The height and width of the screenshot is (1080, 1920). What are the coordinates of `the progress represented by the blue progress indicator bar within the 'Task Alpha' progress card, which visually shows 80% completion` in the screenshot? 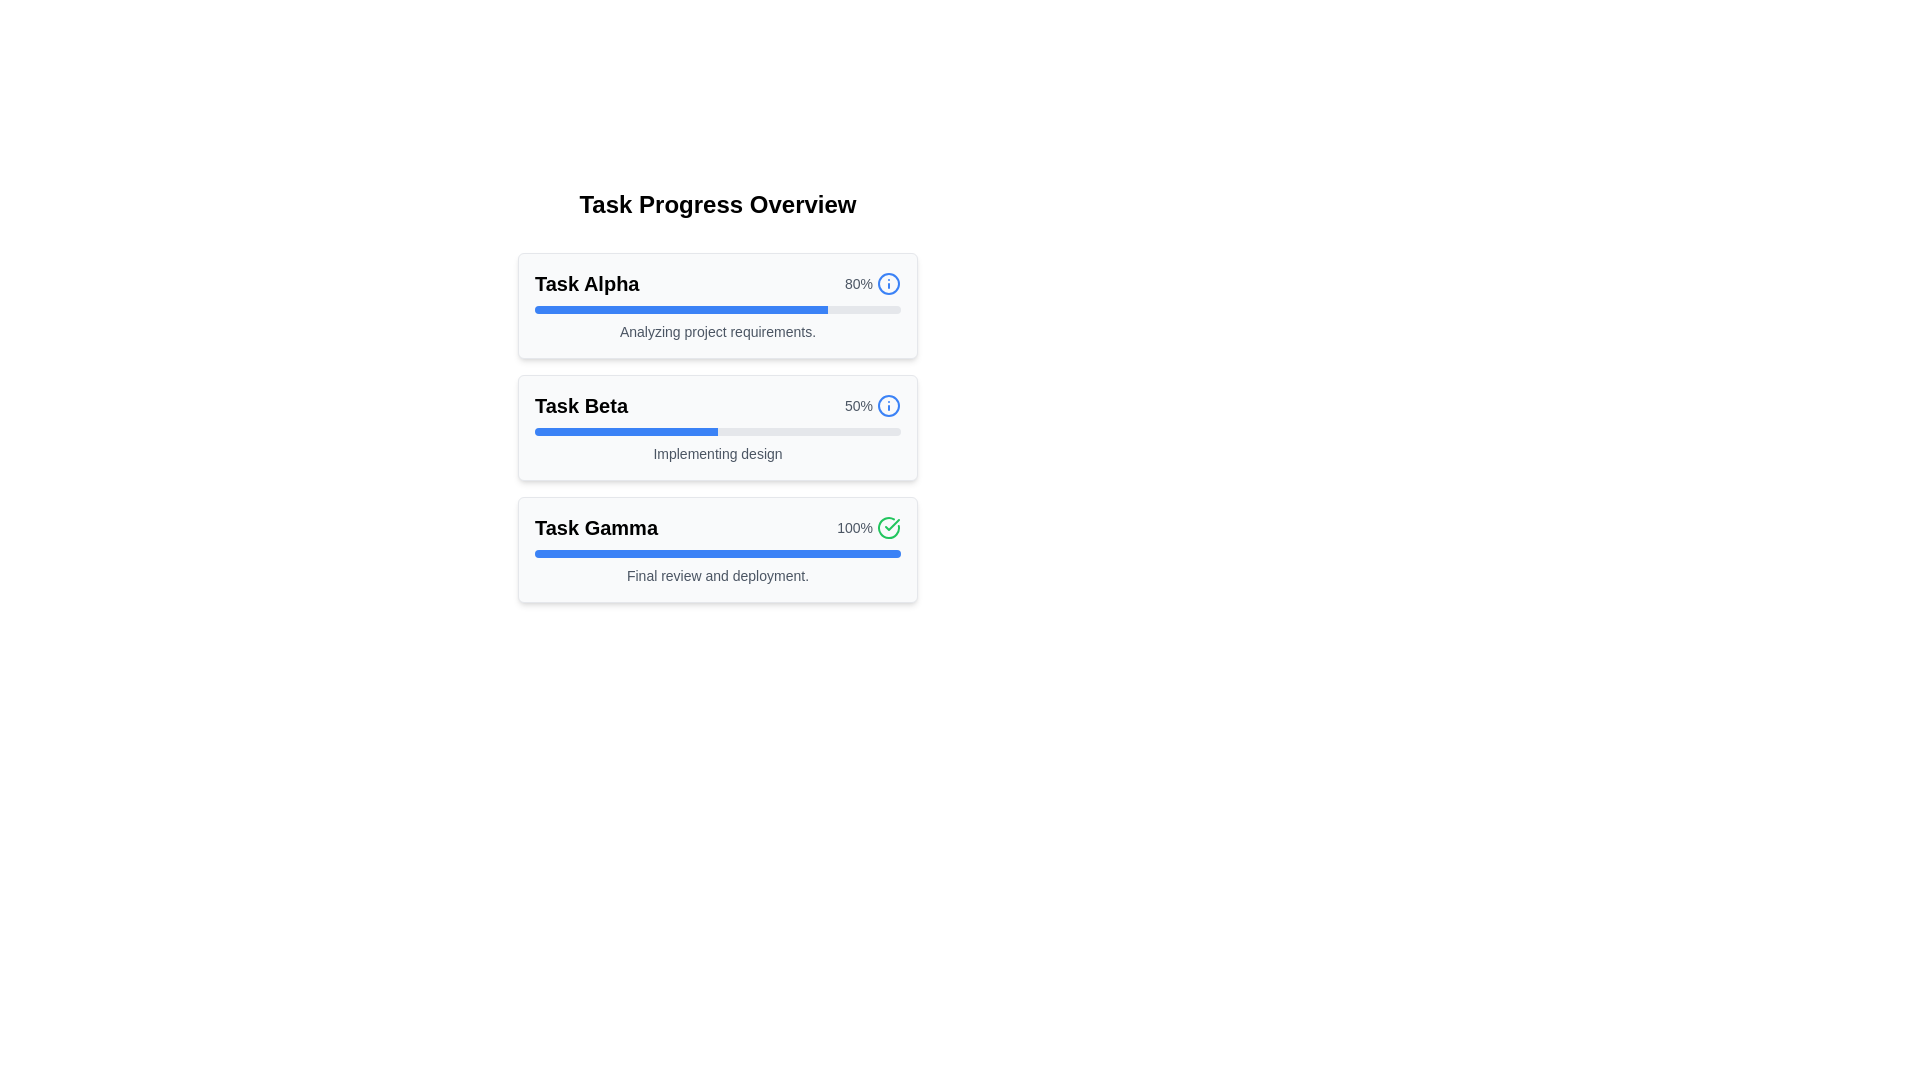 It's located at (681, 309).